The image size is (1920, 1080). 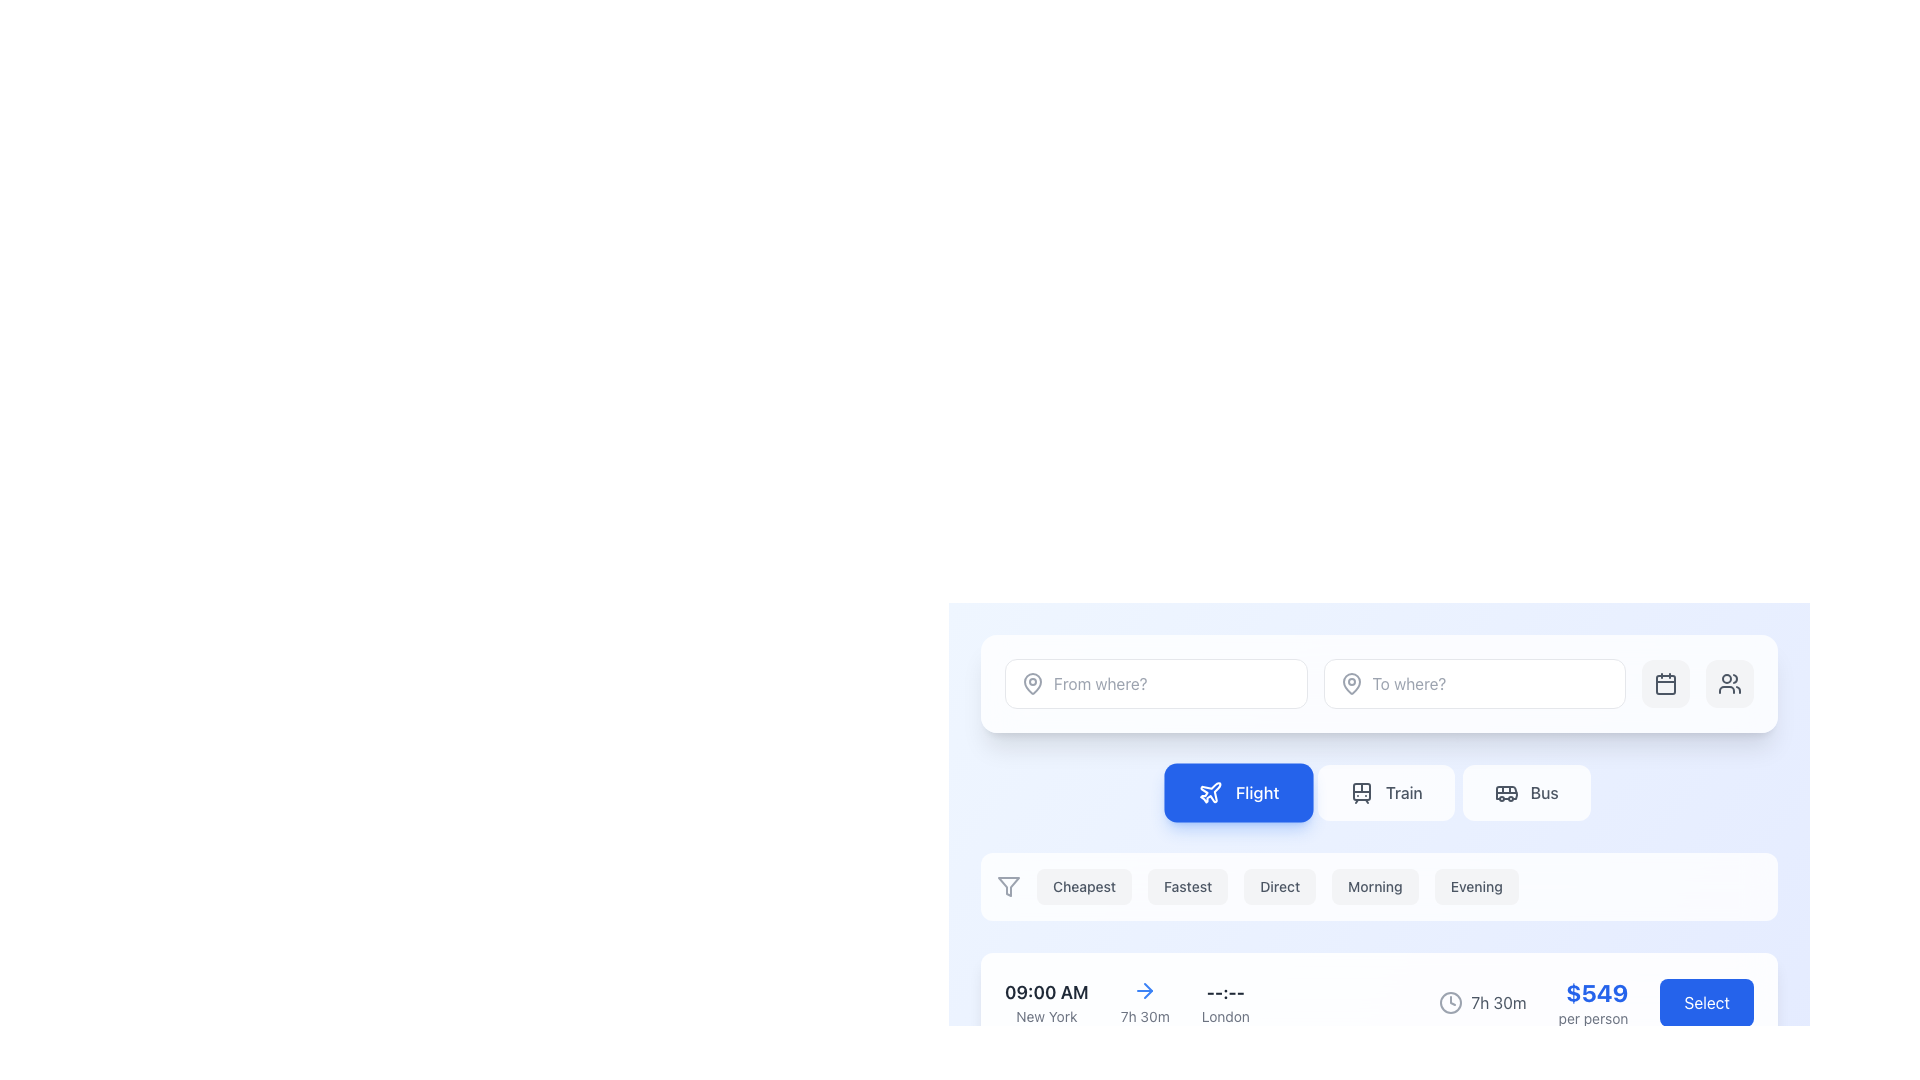 I want to click on the static text label displaying 'London', which is styled in a smaller faded gray font and located below a larger text in a travel-related information section, so click(x=1224, y=1017).